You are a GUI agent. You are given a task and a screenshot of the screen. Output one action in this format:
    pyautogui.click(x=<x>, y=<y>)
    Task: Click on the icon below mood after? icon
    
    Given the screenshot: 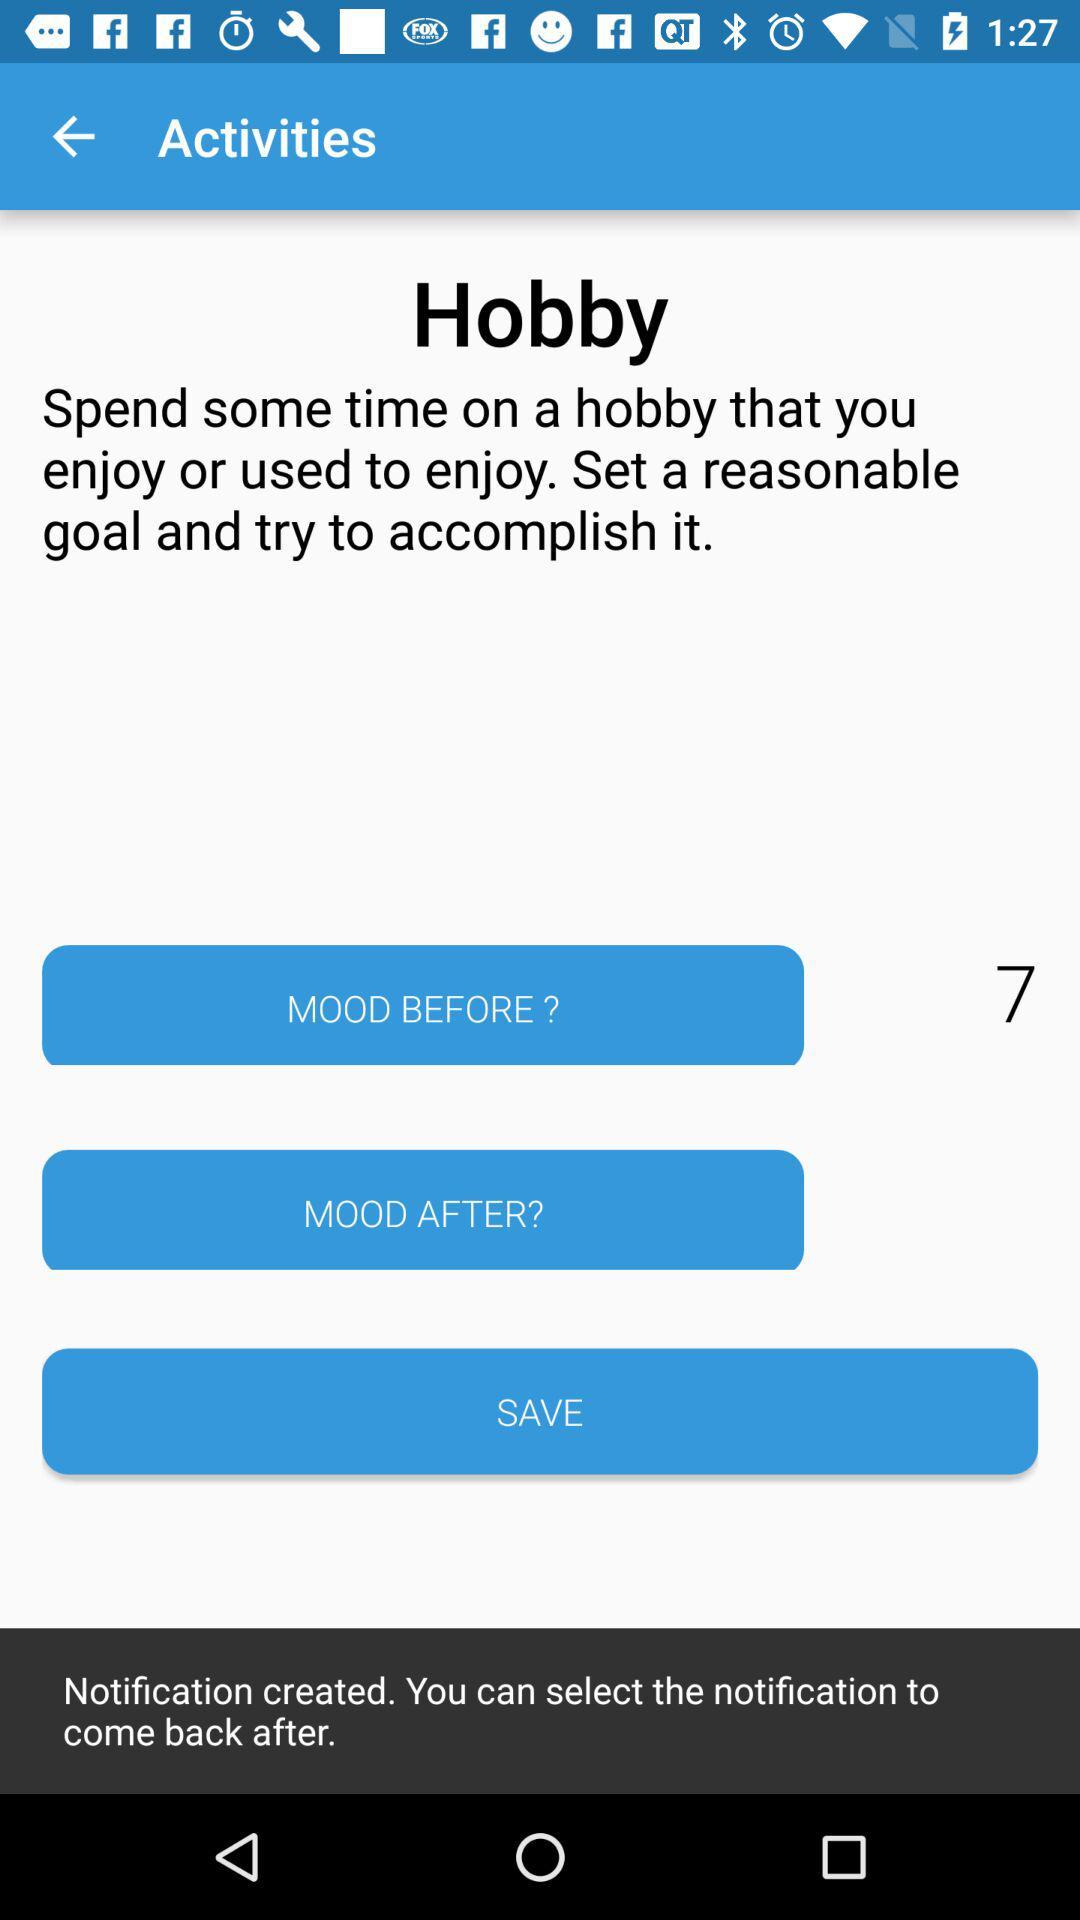 What is the action you would take?
    pyautogui.click(x=540, y=1410)
    